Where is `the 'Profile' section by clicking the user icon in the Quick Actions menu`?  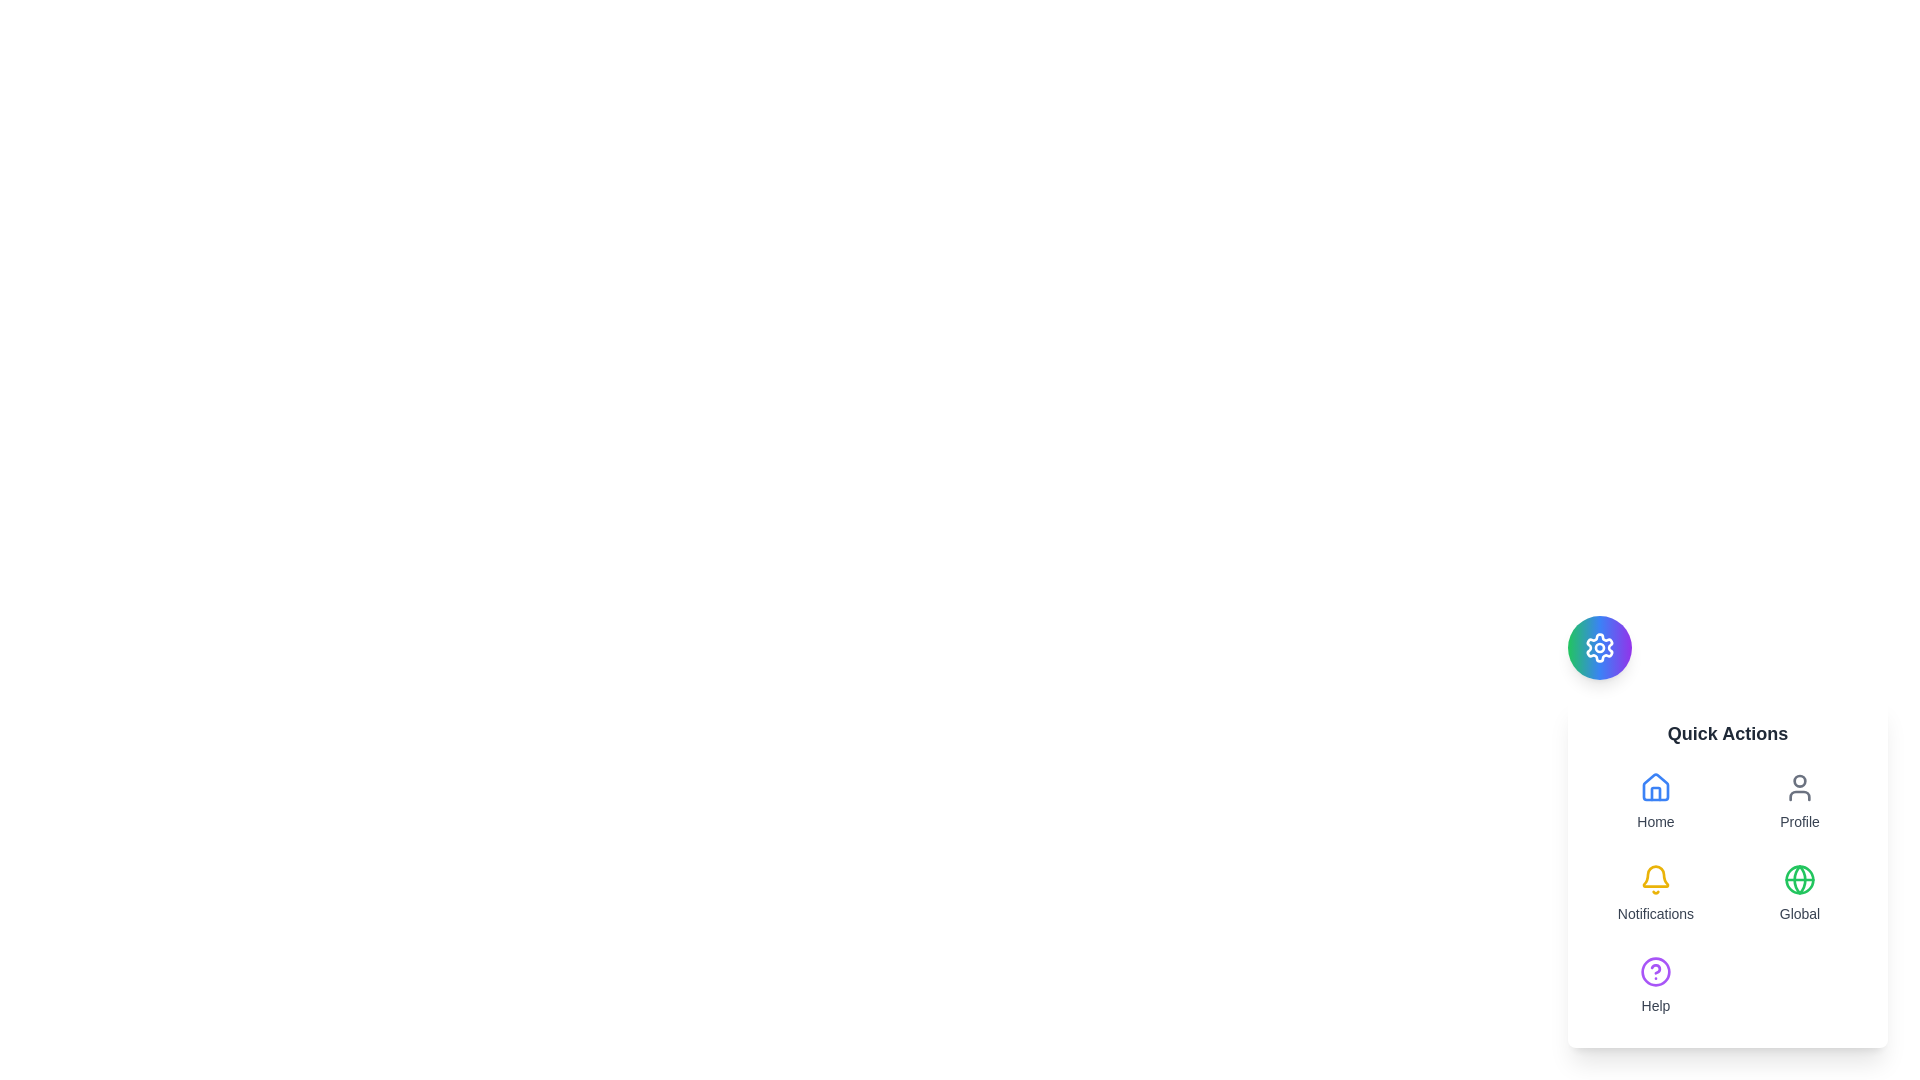
the 'Profile' section by clicking the user icon in the Quick Actions menu is located at coordinates (1800, 786).